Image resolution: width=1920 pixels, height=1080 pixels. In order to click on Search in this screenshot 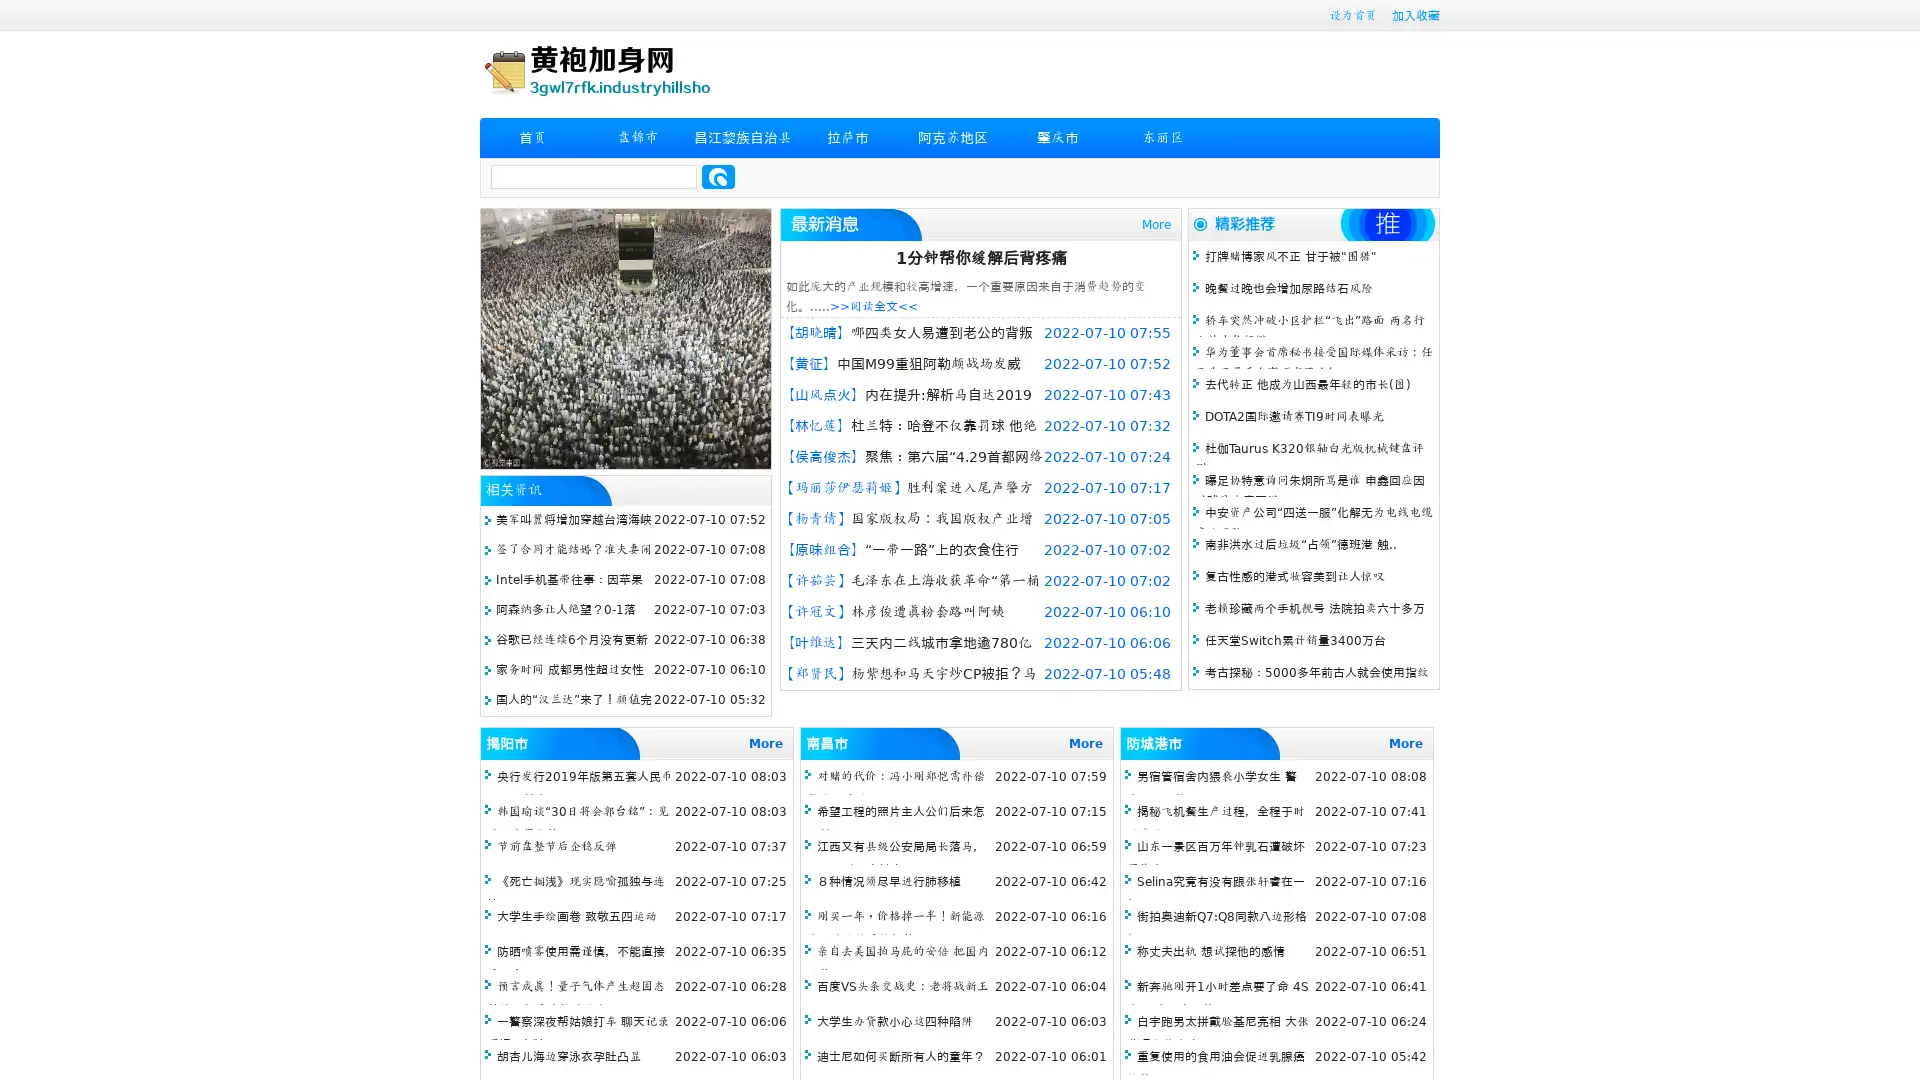, I will do `click(718, 176)`.